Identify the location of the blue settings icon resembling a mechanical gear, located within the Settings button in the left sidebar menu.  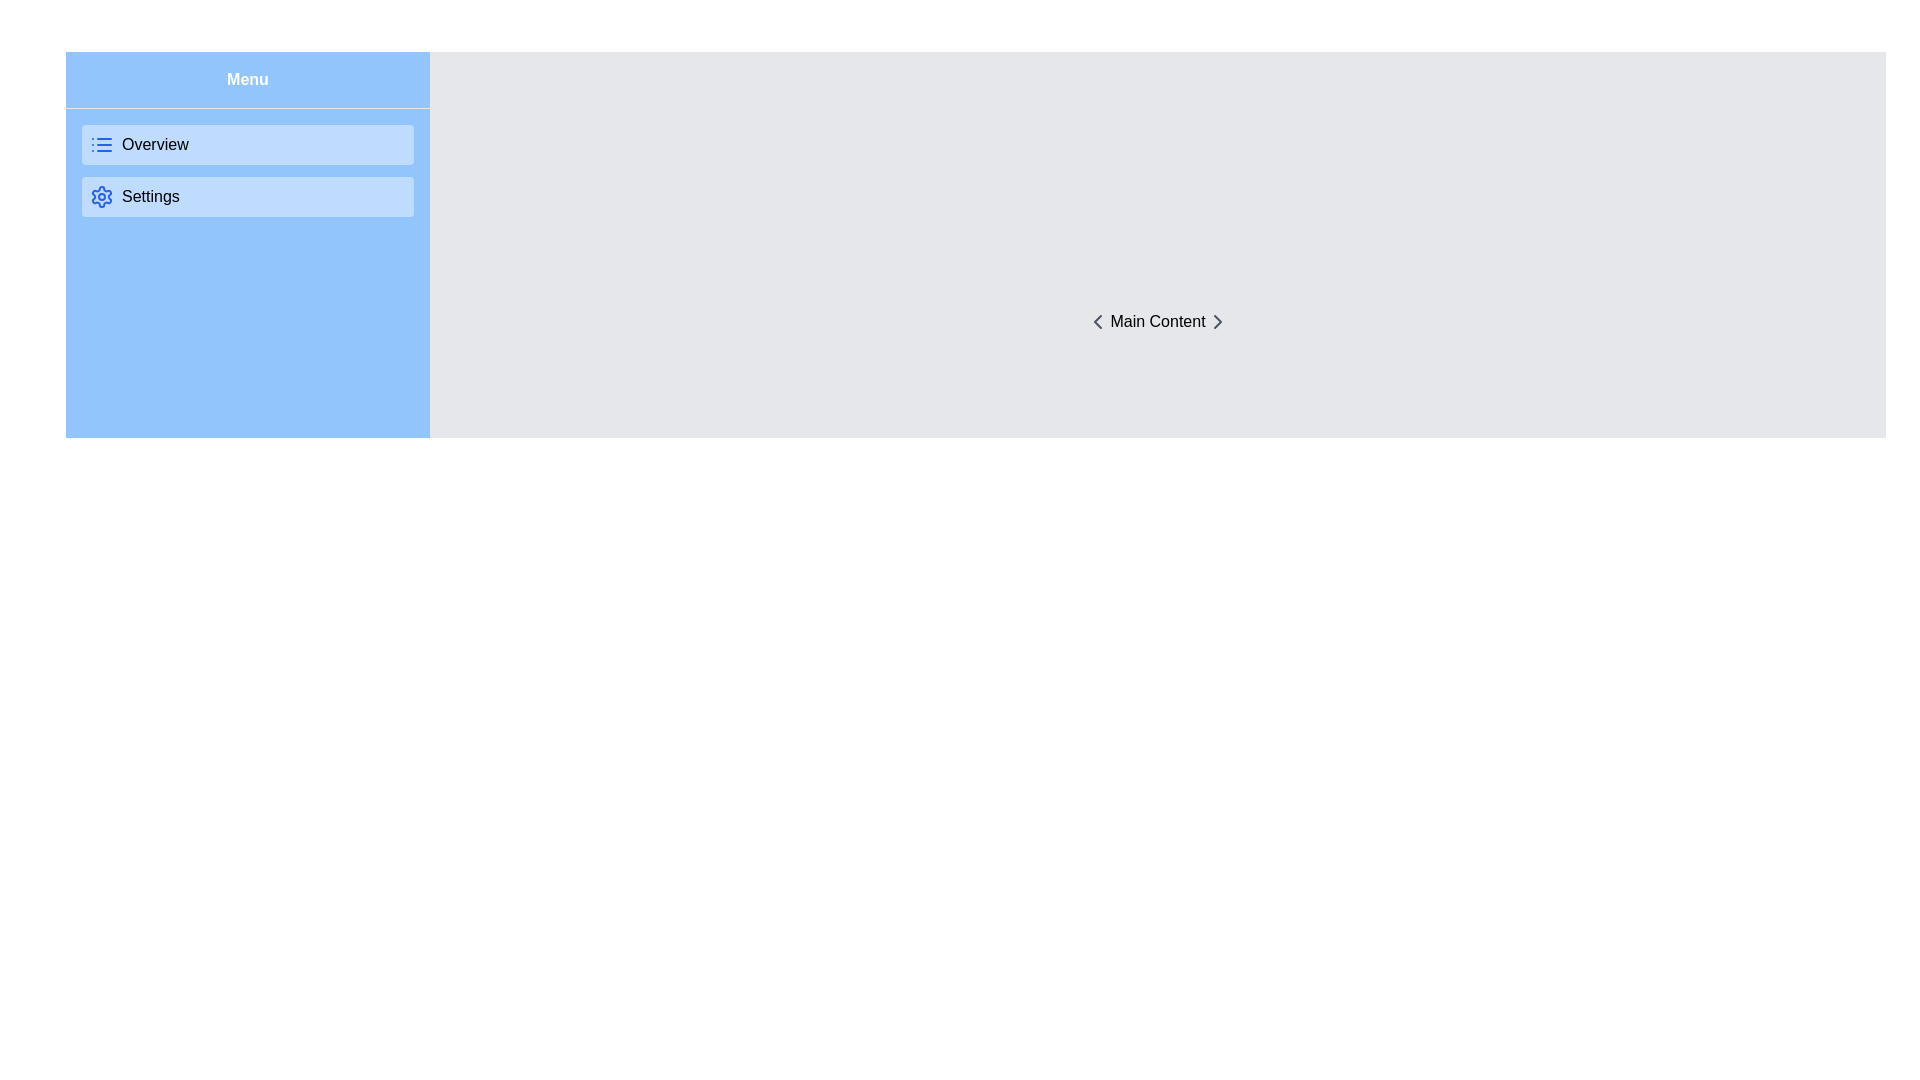
(100, 196).